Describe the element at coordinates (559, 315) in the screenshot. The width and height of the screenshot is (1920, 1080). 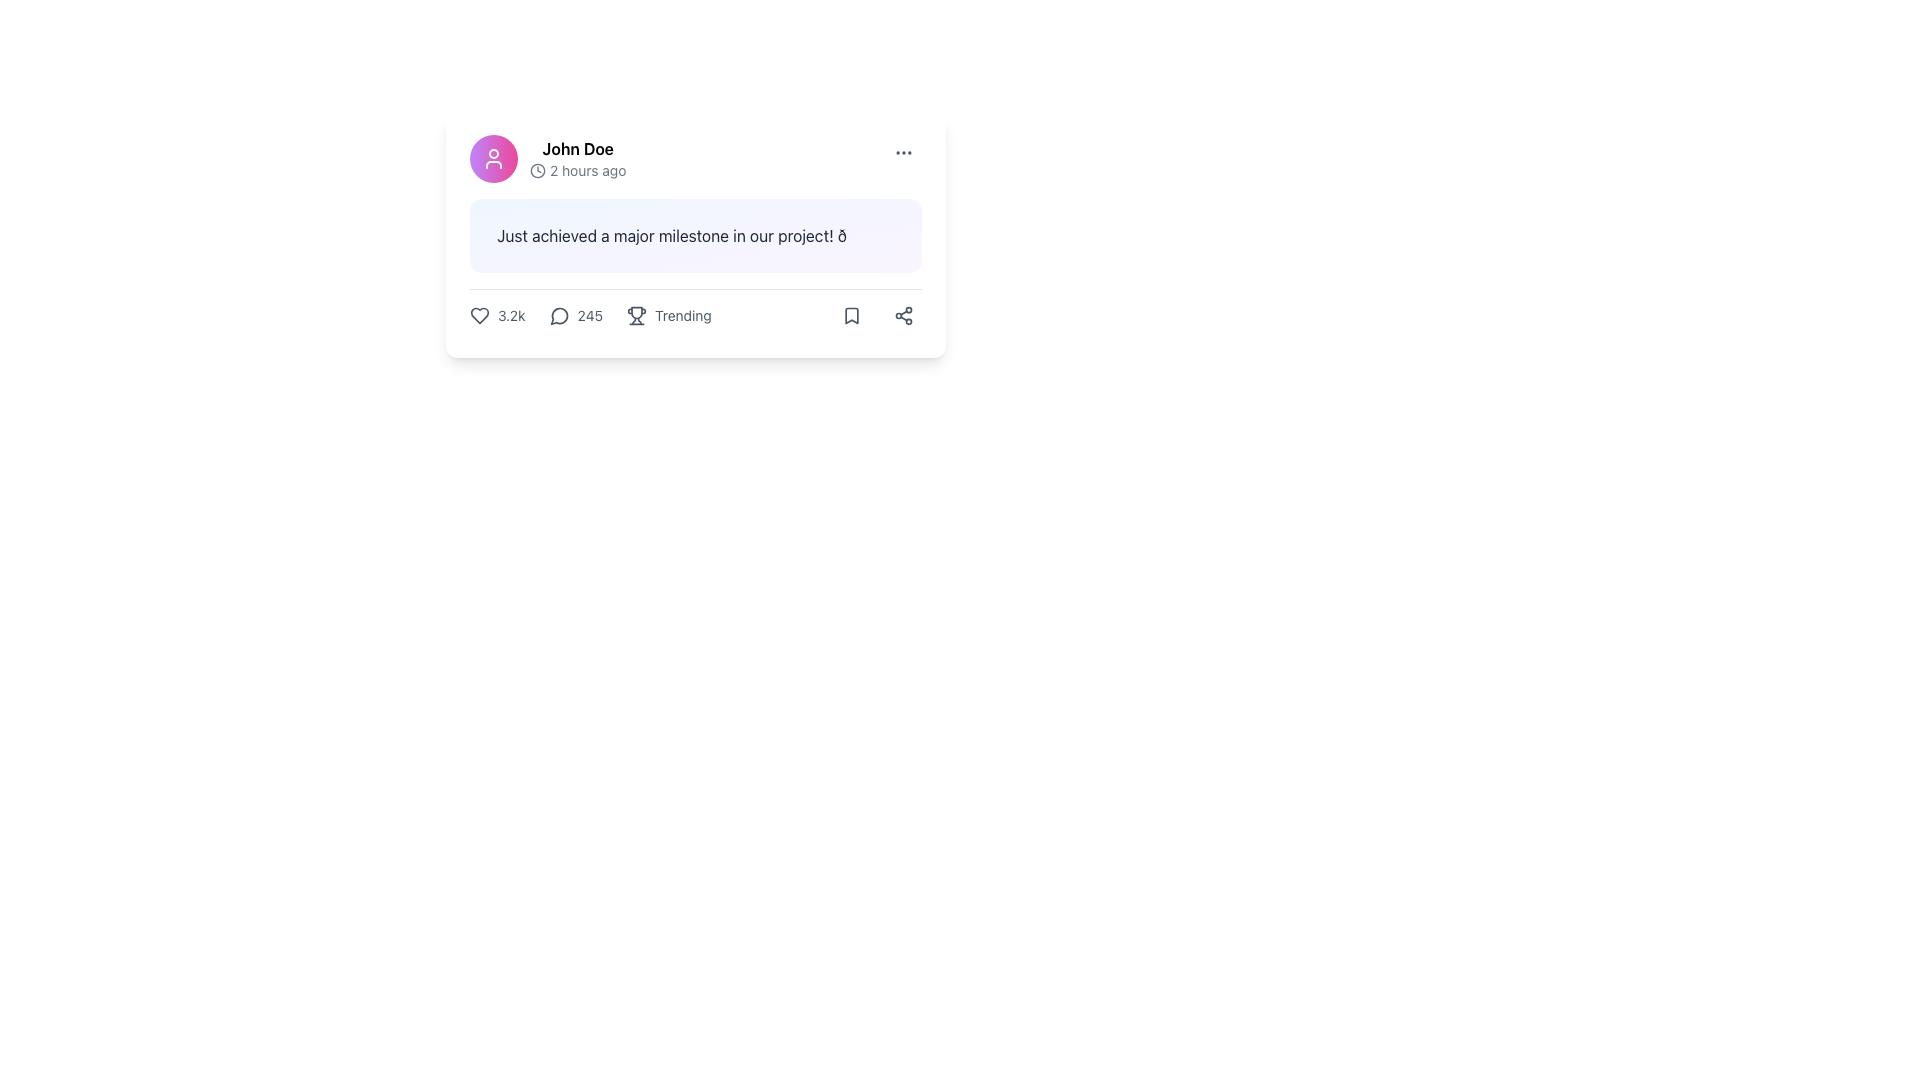
I see `the circular chat bubble icon located at the first position in the horizontal line of icons below the post content to observe its interactive styling change from medium gray to blue` at that location.